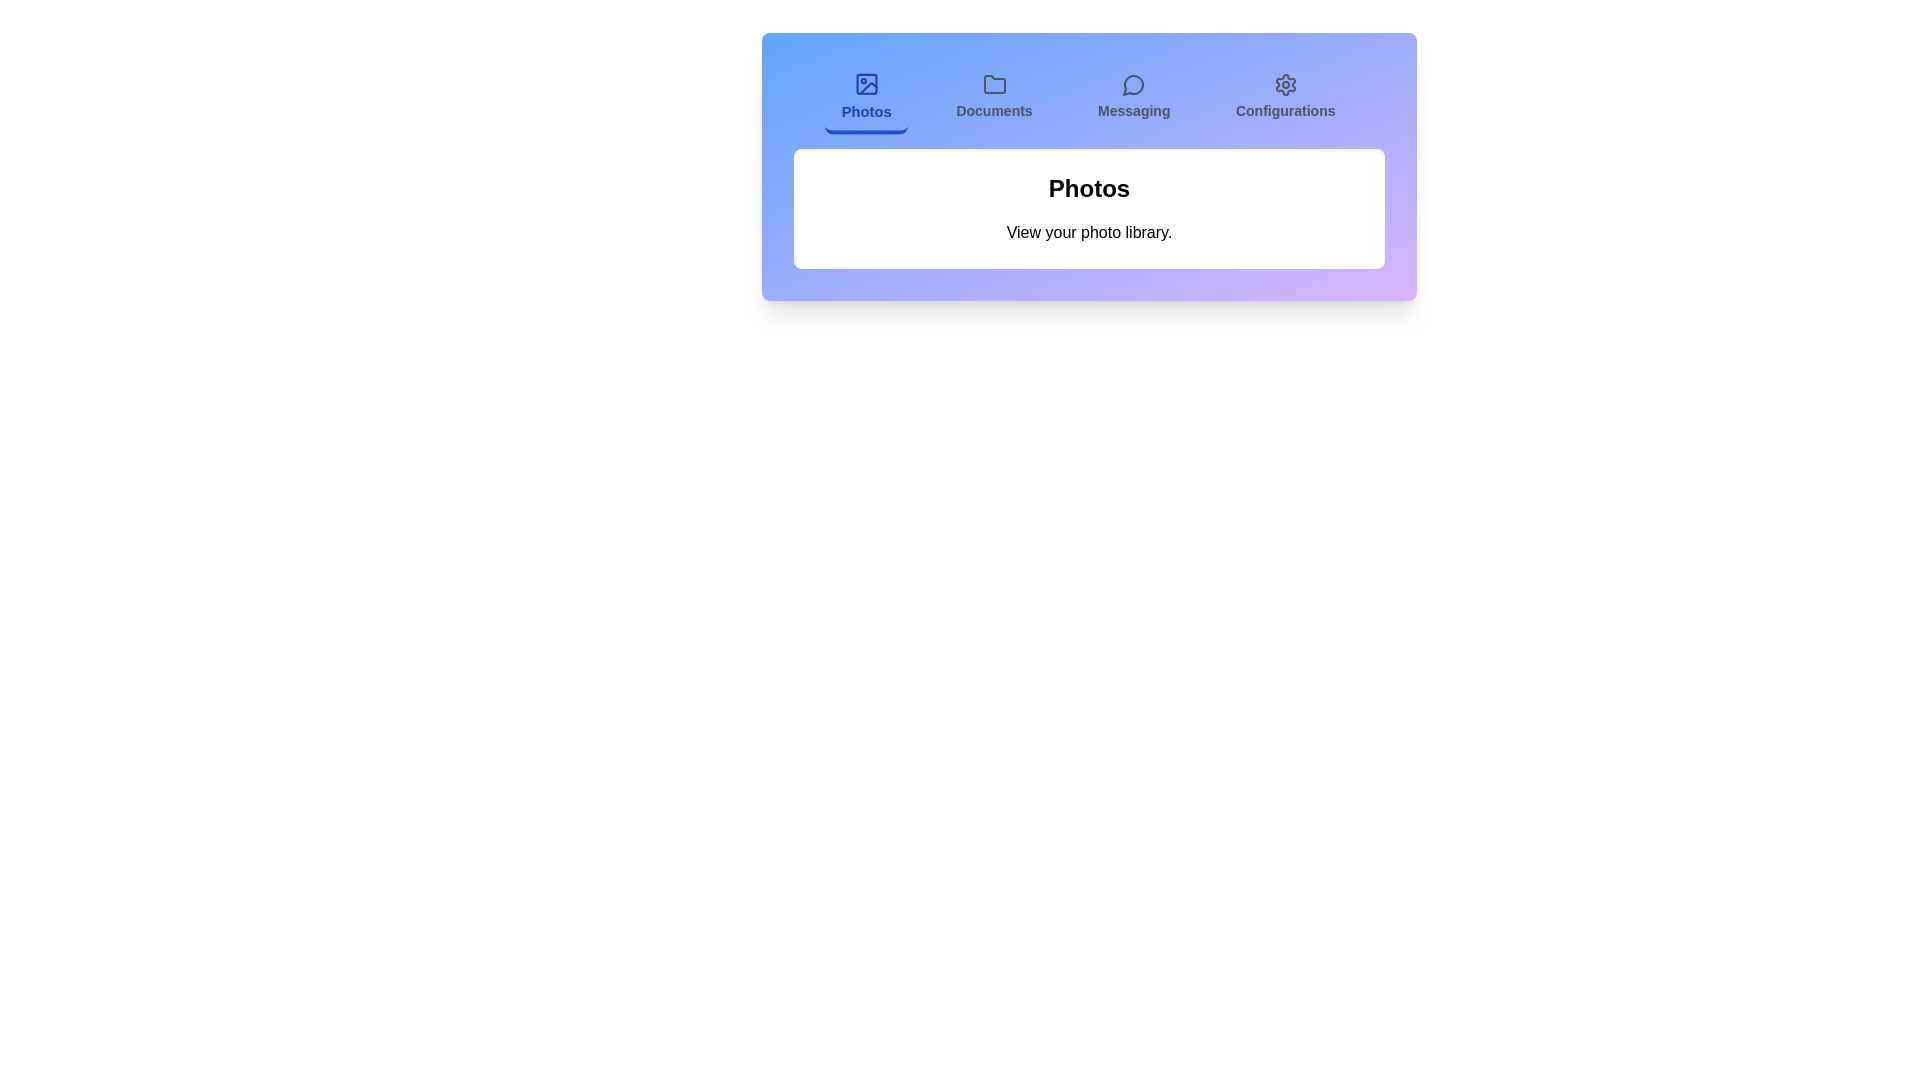  Describe the element at coordinates (1285, 83) in the screenshot. I see `the icon of the Configurations tab to activate it` at that location.